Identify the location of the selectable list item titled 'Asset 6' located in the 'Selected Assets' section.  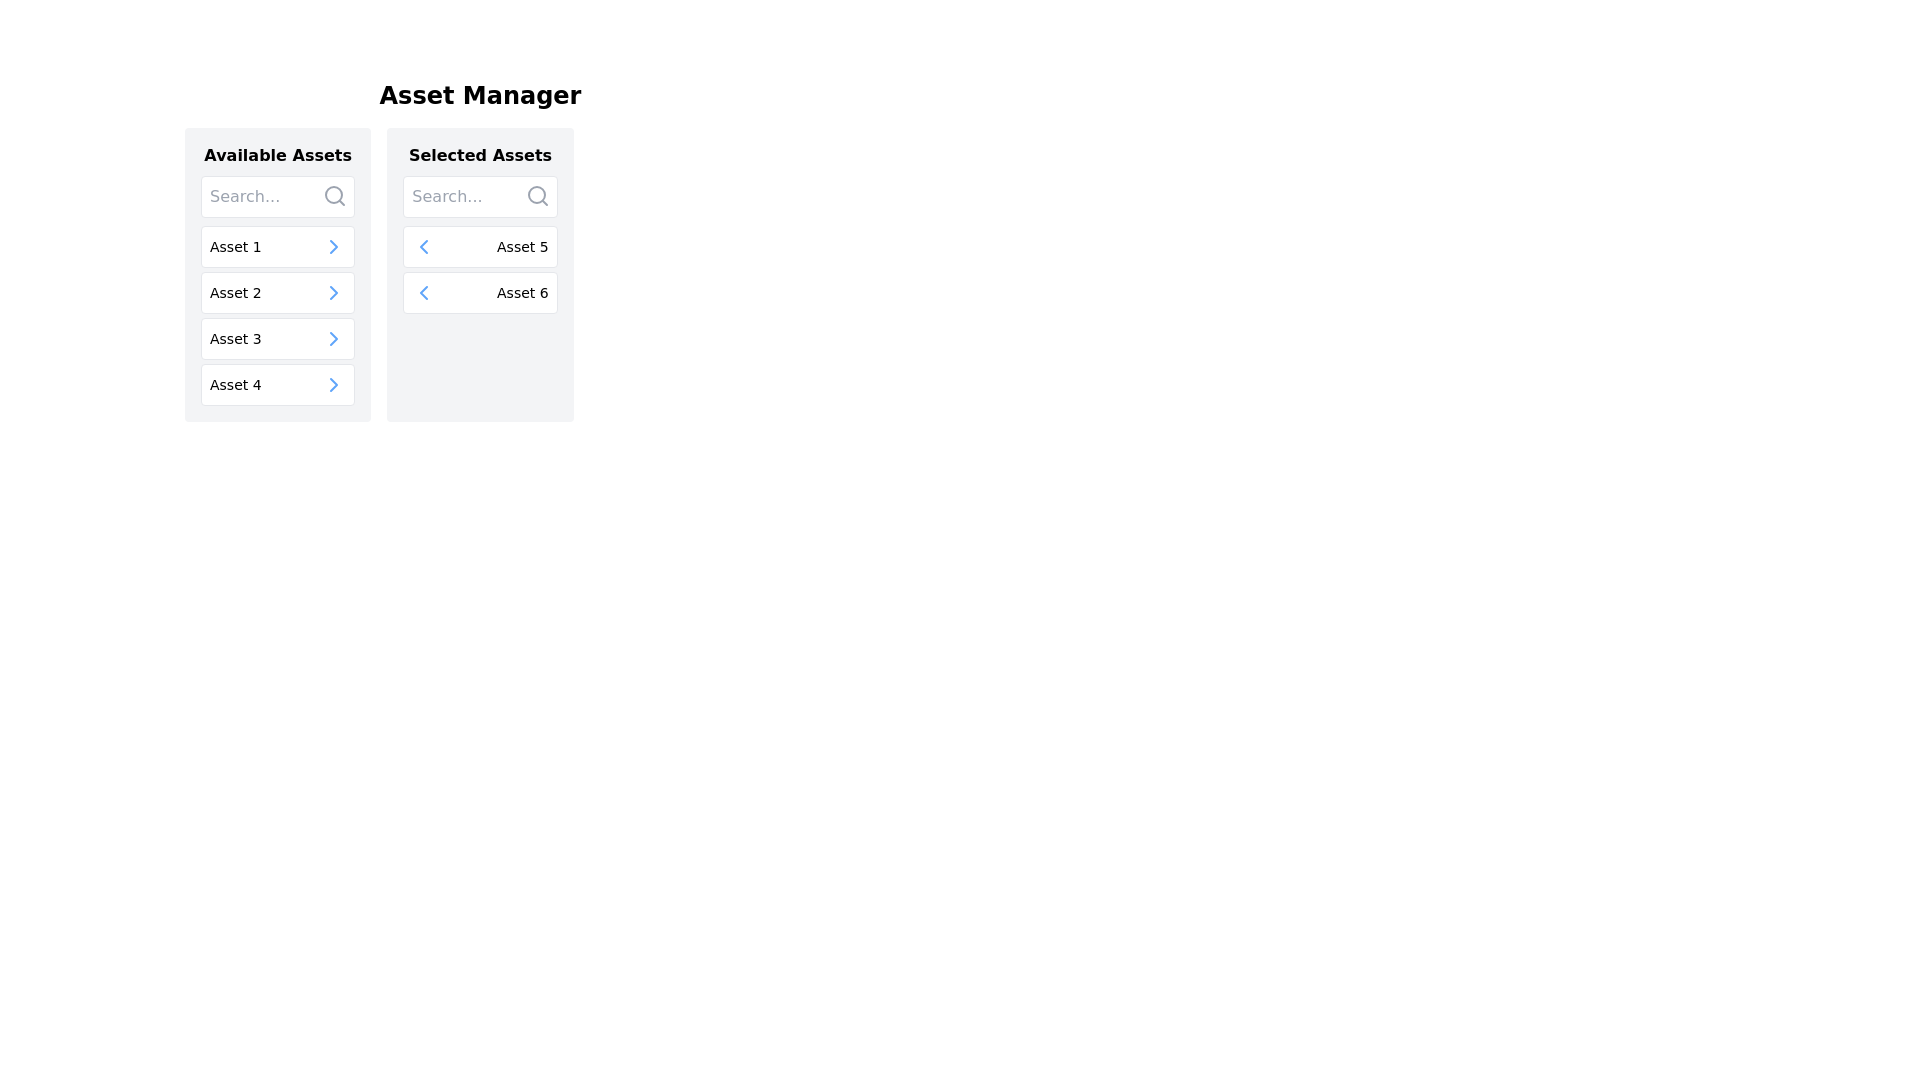
(480, 293).